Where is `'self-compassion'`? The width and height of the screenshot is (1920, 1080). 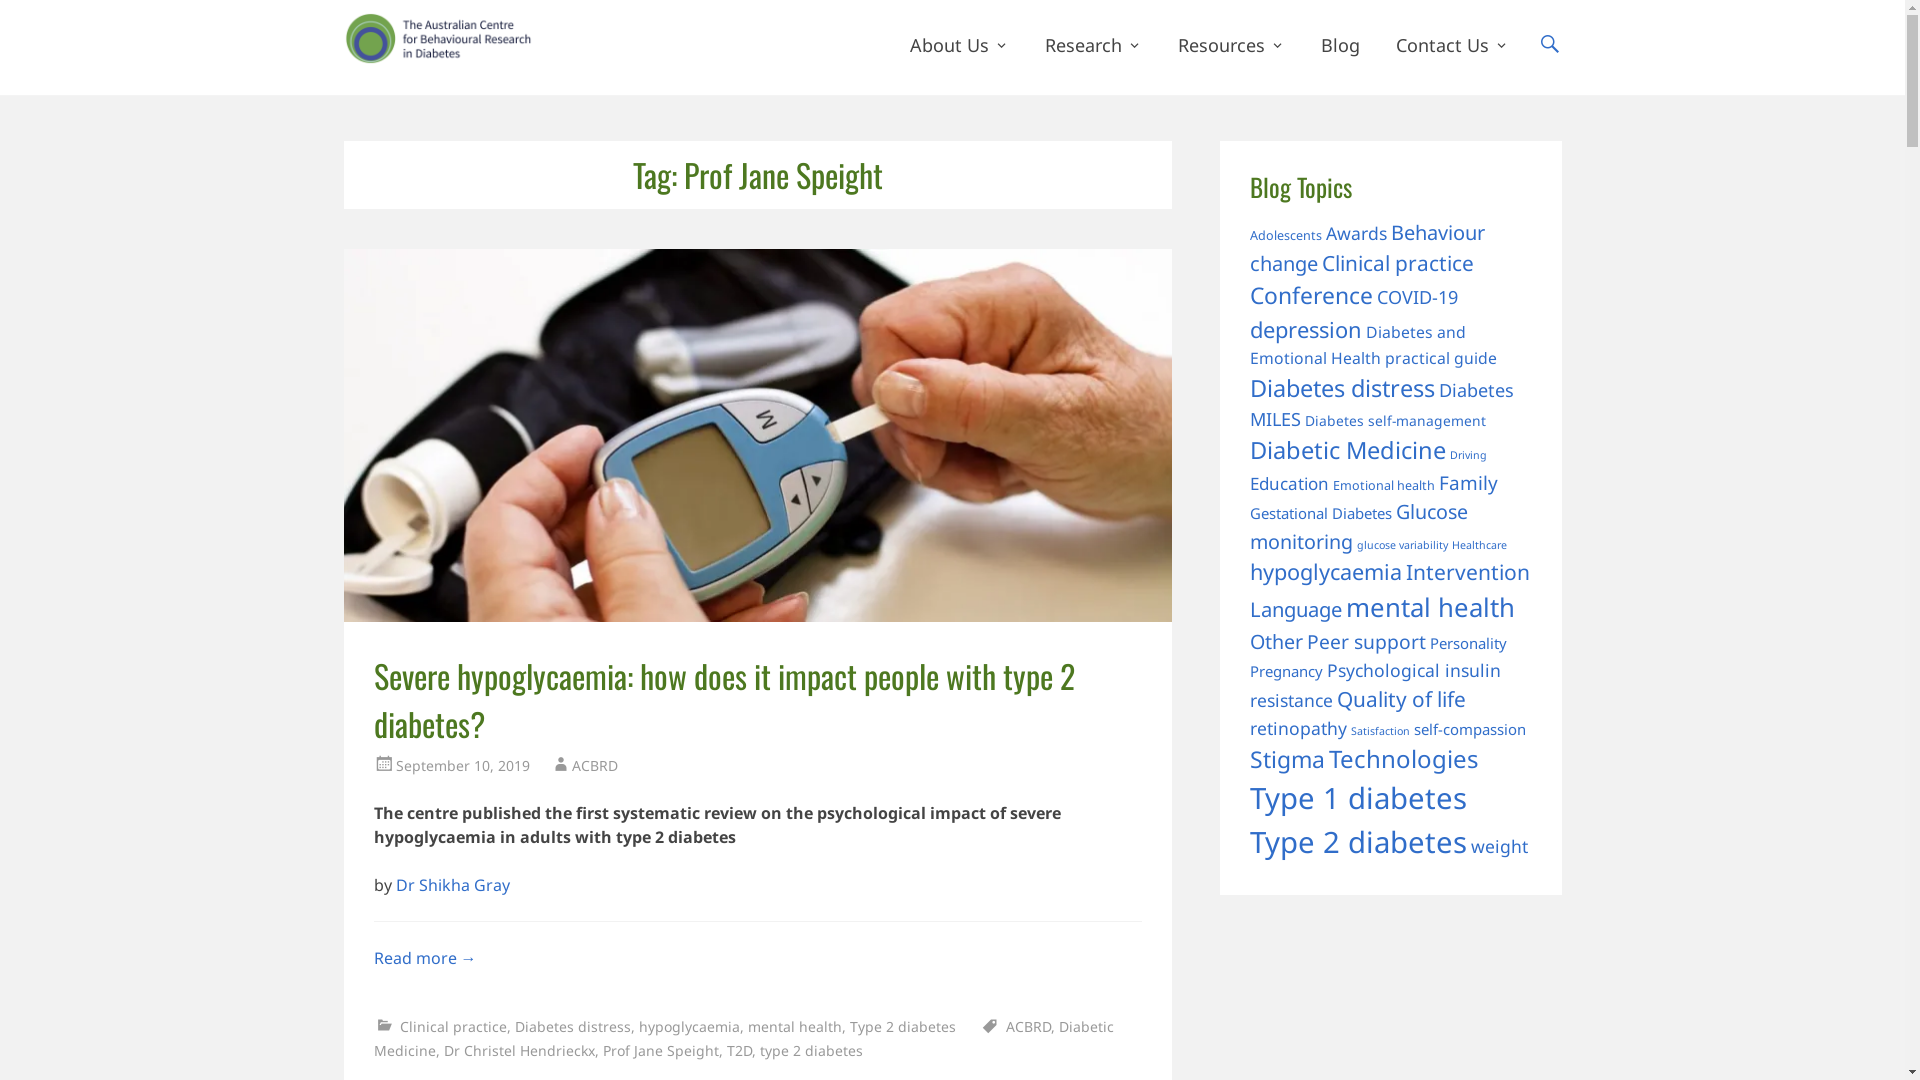
'self-compassion' is located at coordinates (1469, 729).